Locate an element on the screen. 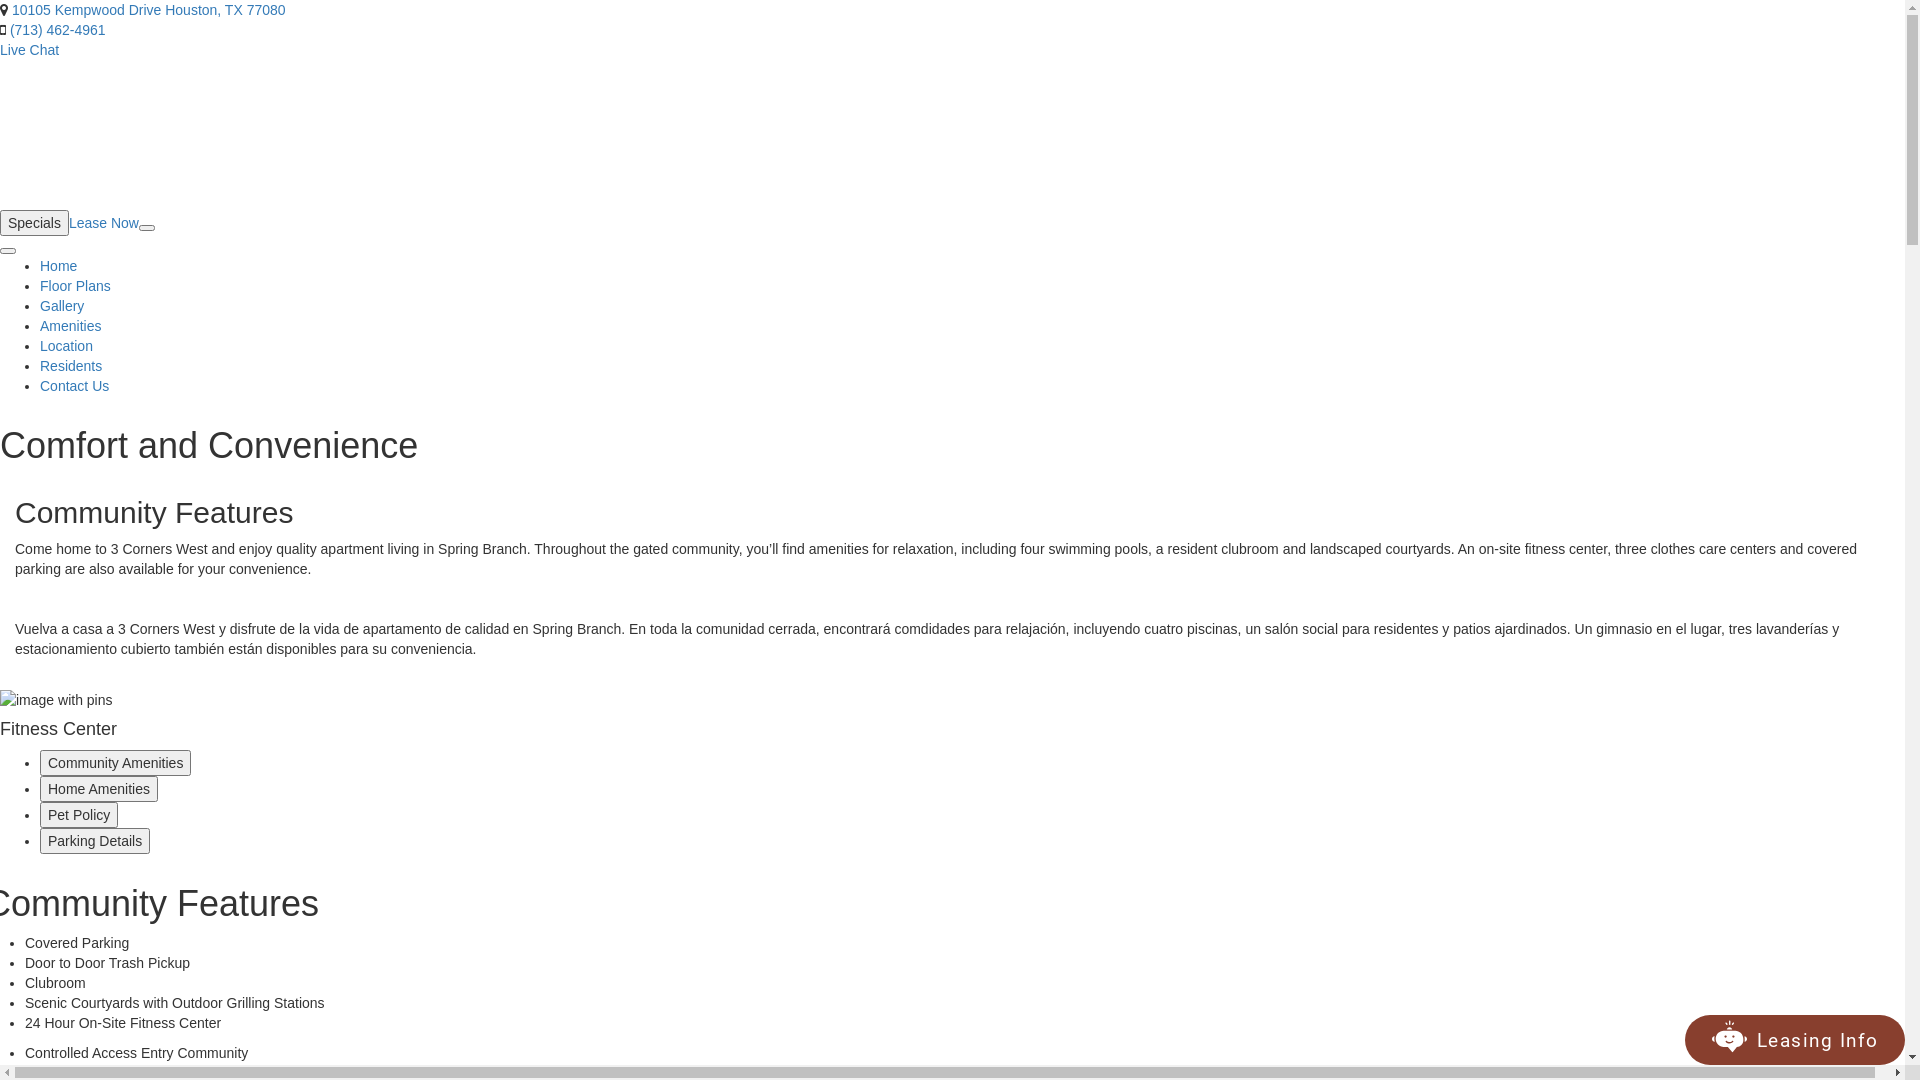 Image resolution: width=1920 pixels, height=1080 pixels. 'Parking Details' is located at coordinates (94, 840).